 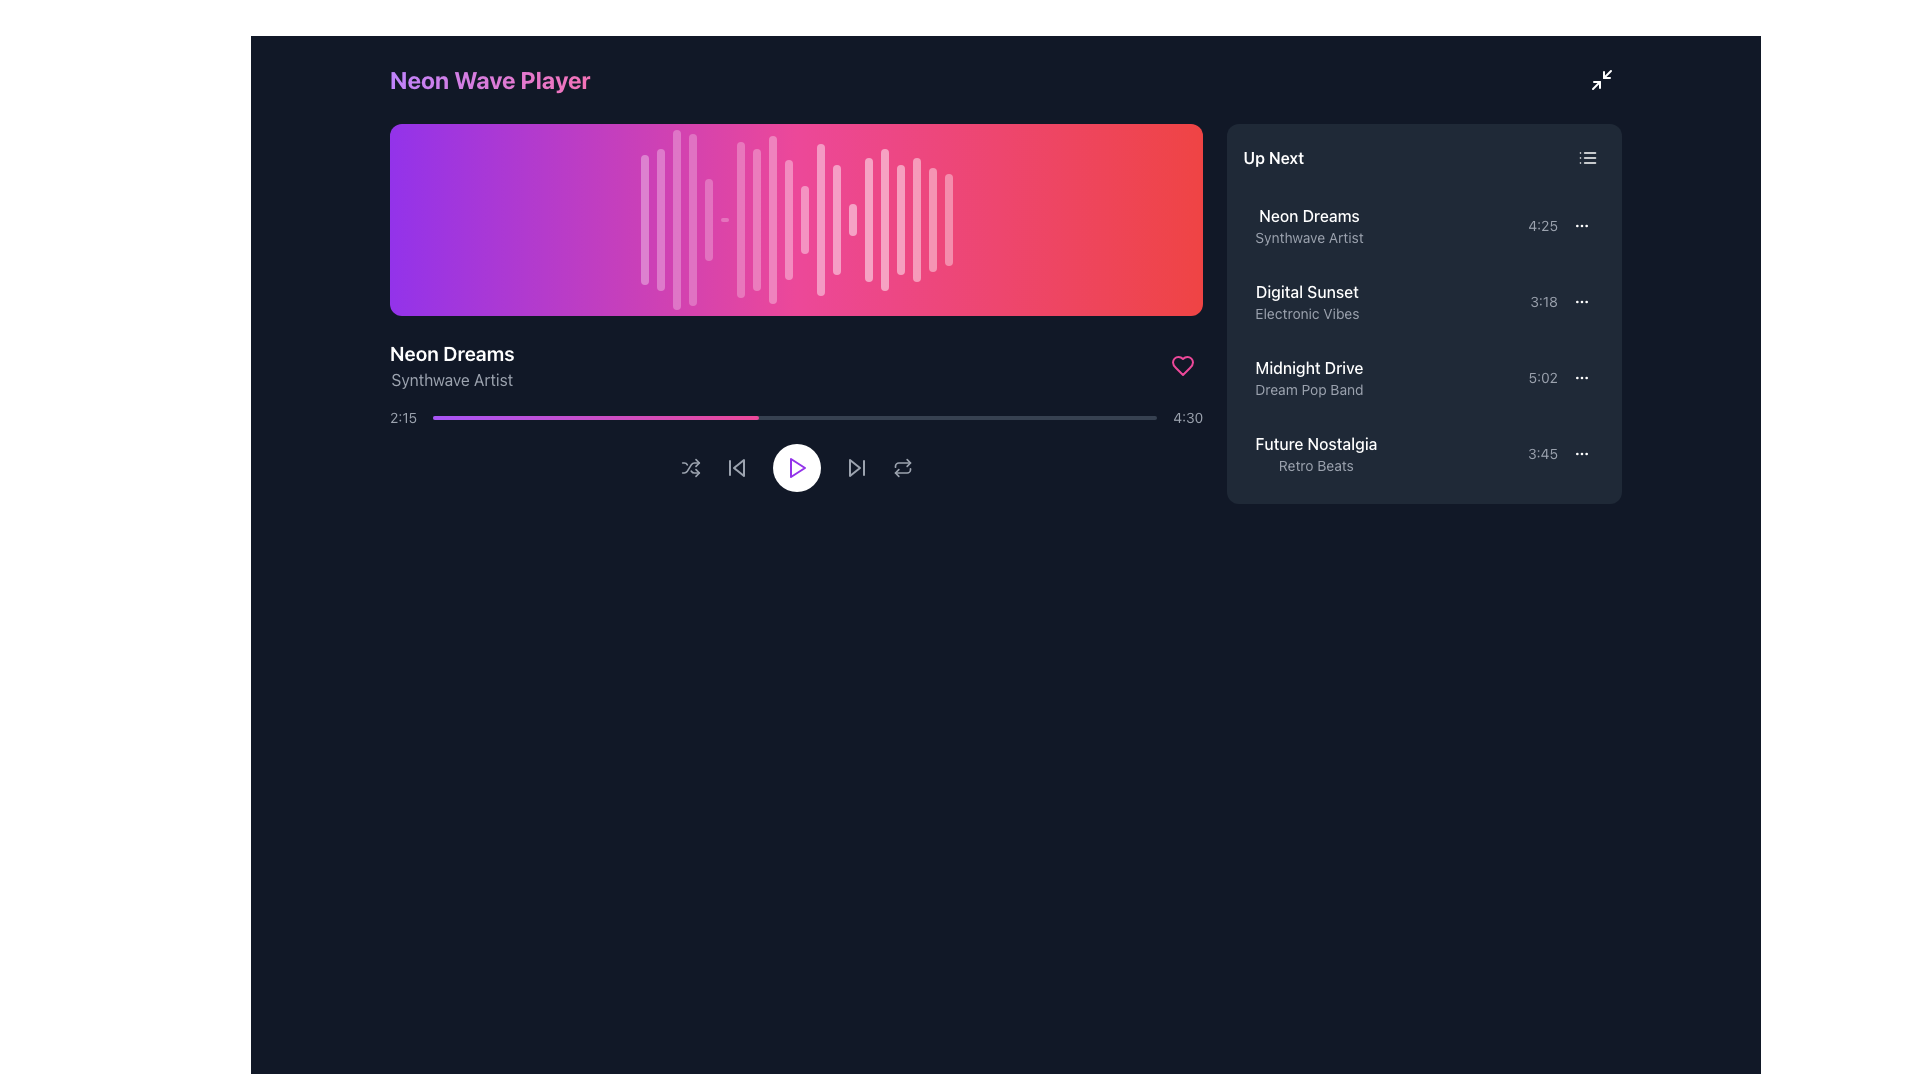 What do you see at coordinates (1602, 79) in the screenshot?
I see `the button located in the top-right corner of the interface` at bounding box center [1602, 79].